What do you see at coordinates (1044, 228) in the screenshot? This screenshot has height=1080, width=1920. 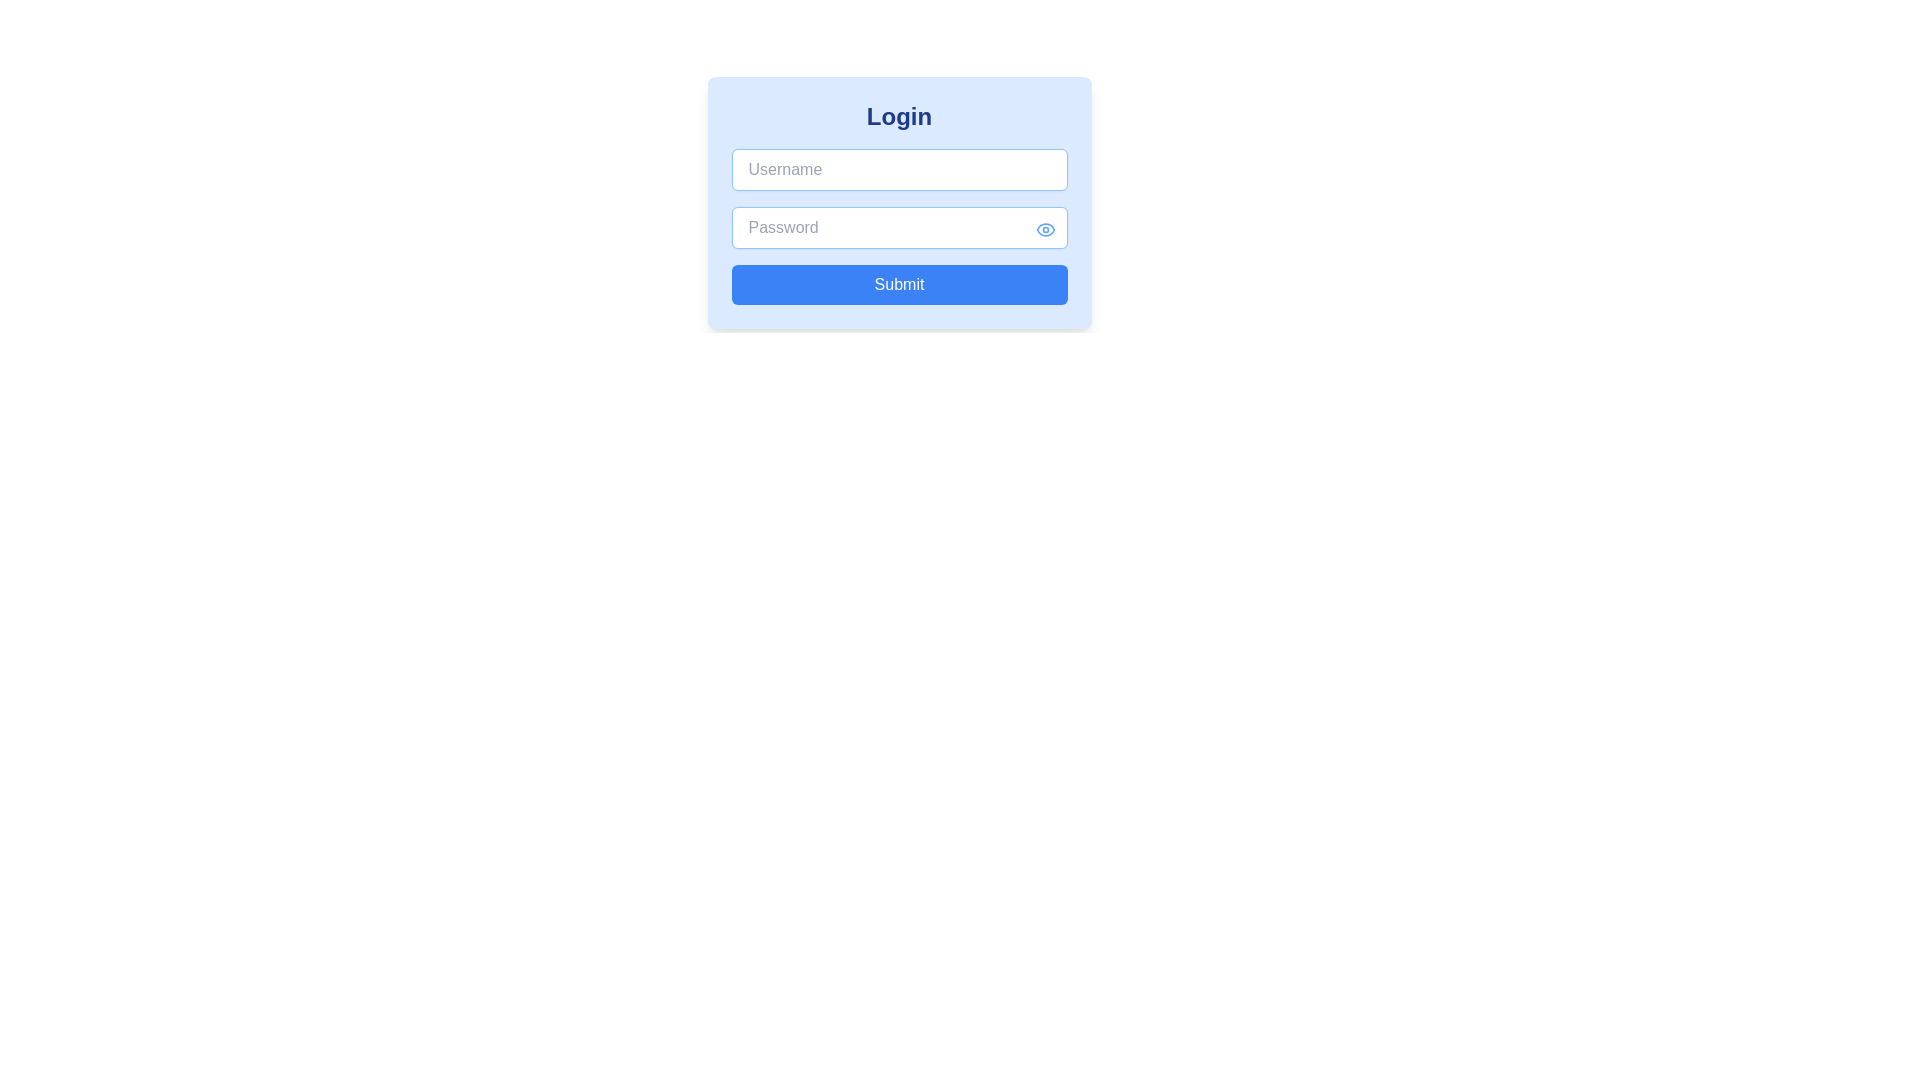 I see `the eye-shaped icon located to the right of the password input field` at bounding box center [1044, 228].